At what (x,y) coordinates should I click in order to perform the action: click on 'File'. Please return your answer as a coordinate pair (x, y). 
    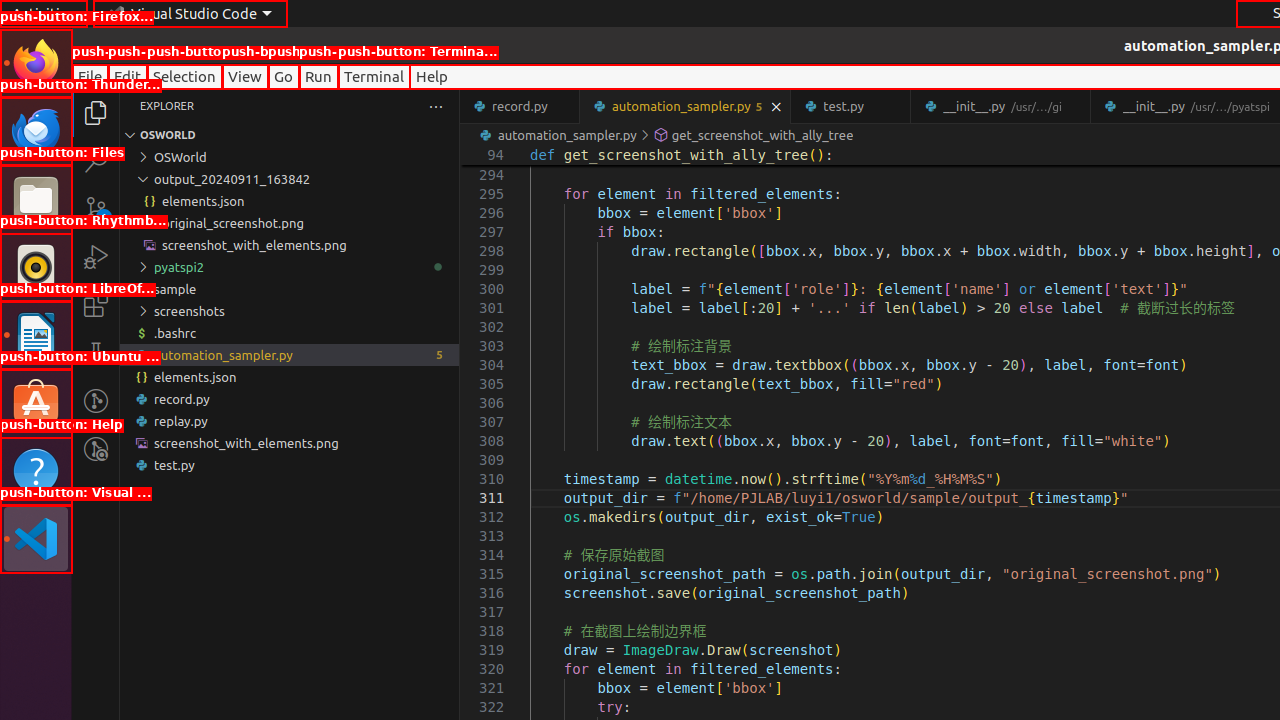
    Looking at the image, I should click on (88, 75).